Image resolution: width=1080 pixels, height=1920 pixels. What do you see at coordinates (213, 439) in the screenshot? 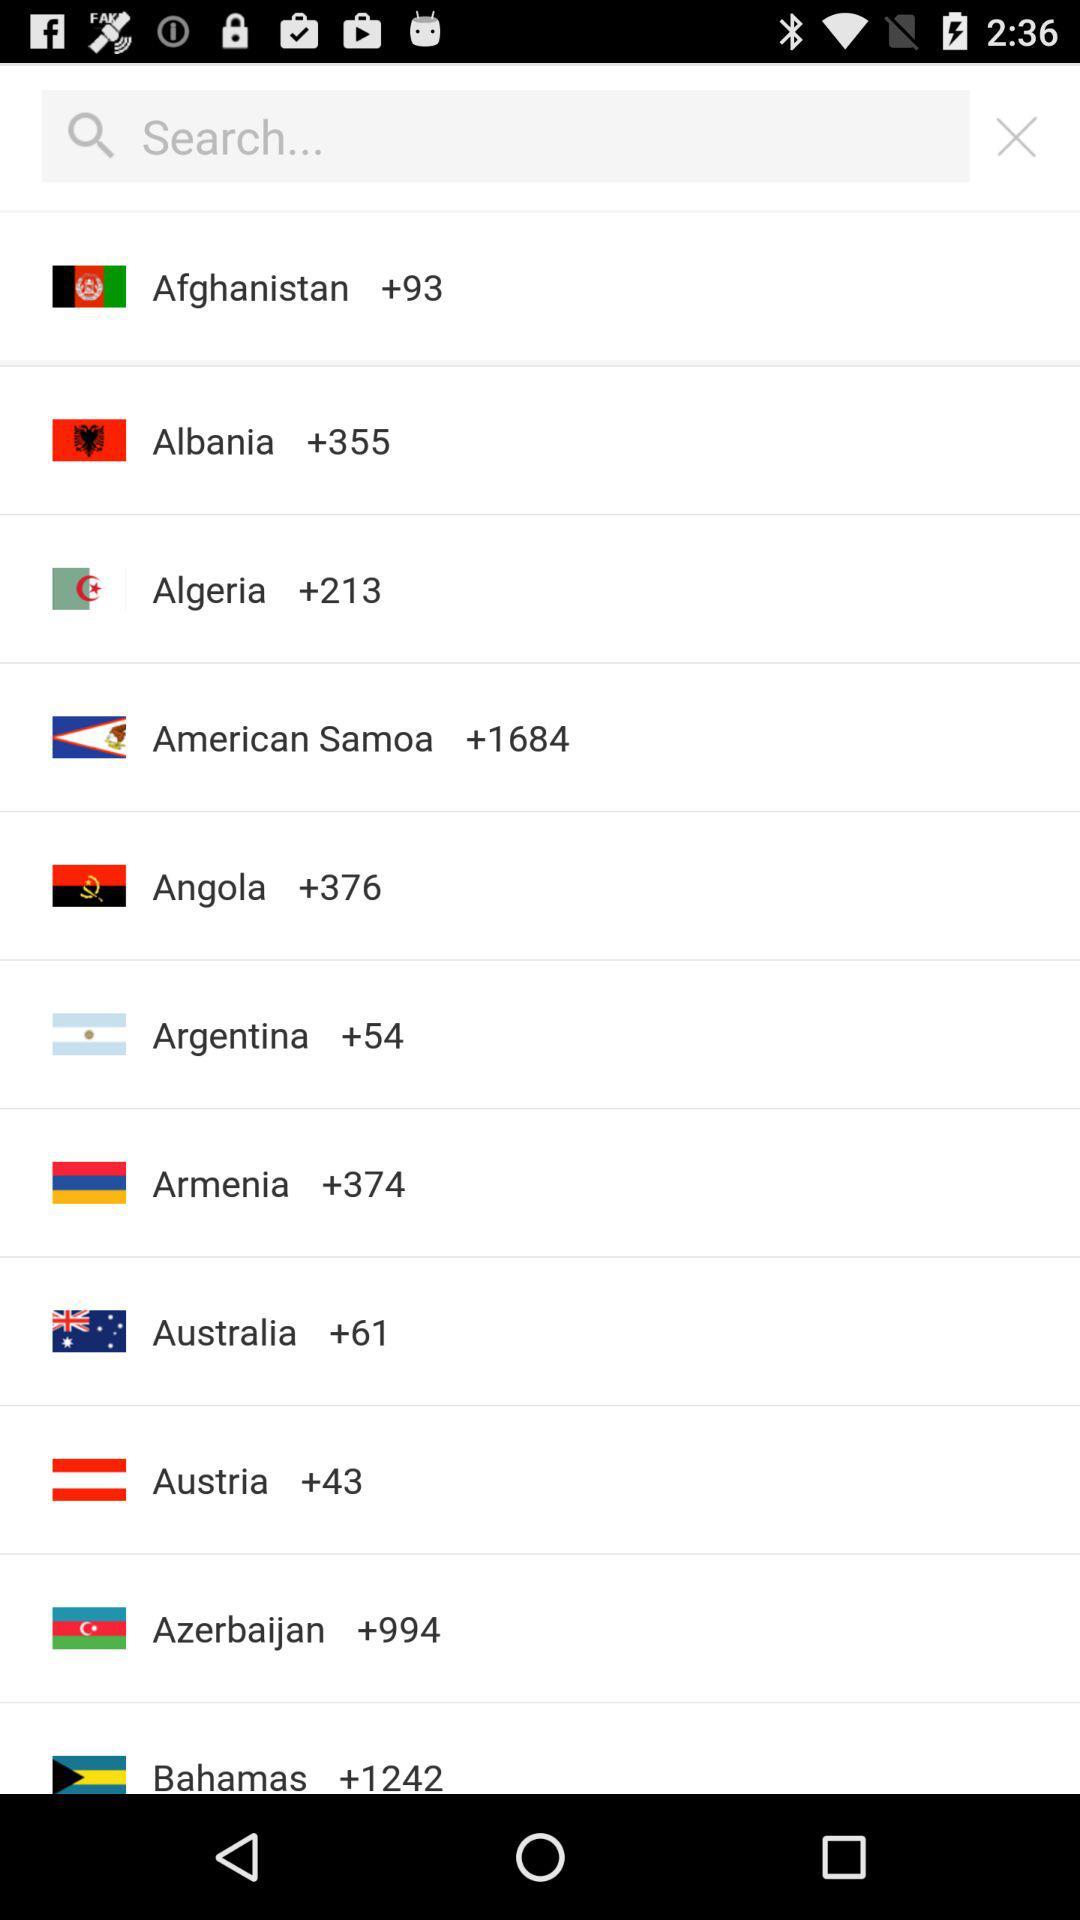
I see `item next to +213 app` at bounding box center [213, 439].